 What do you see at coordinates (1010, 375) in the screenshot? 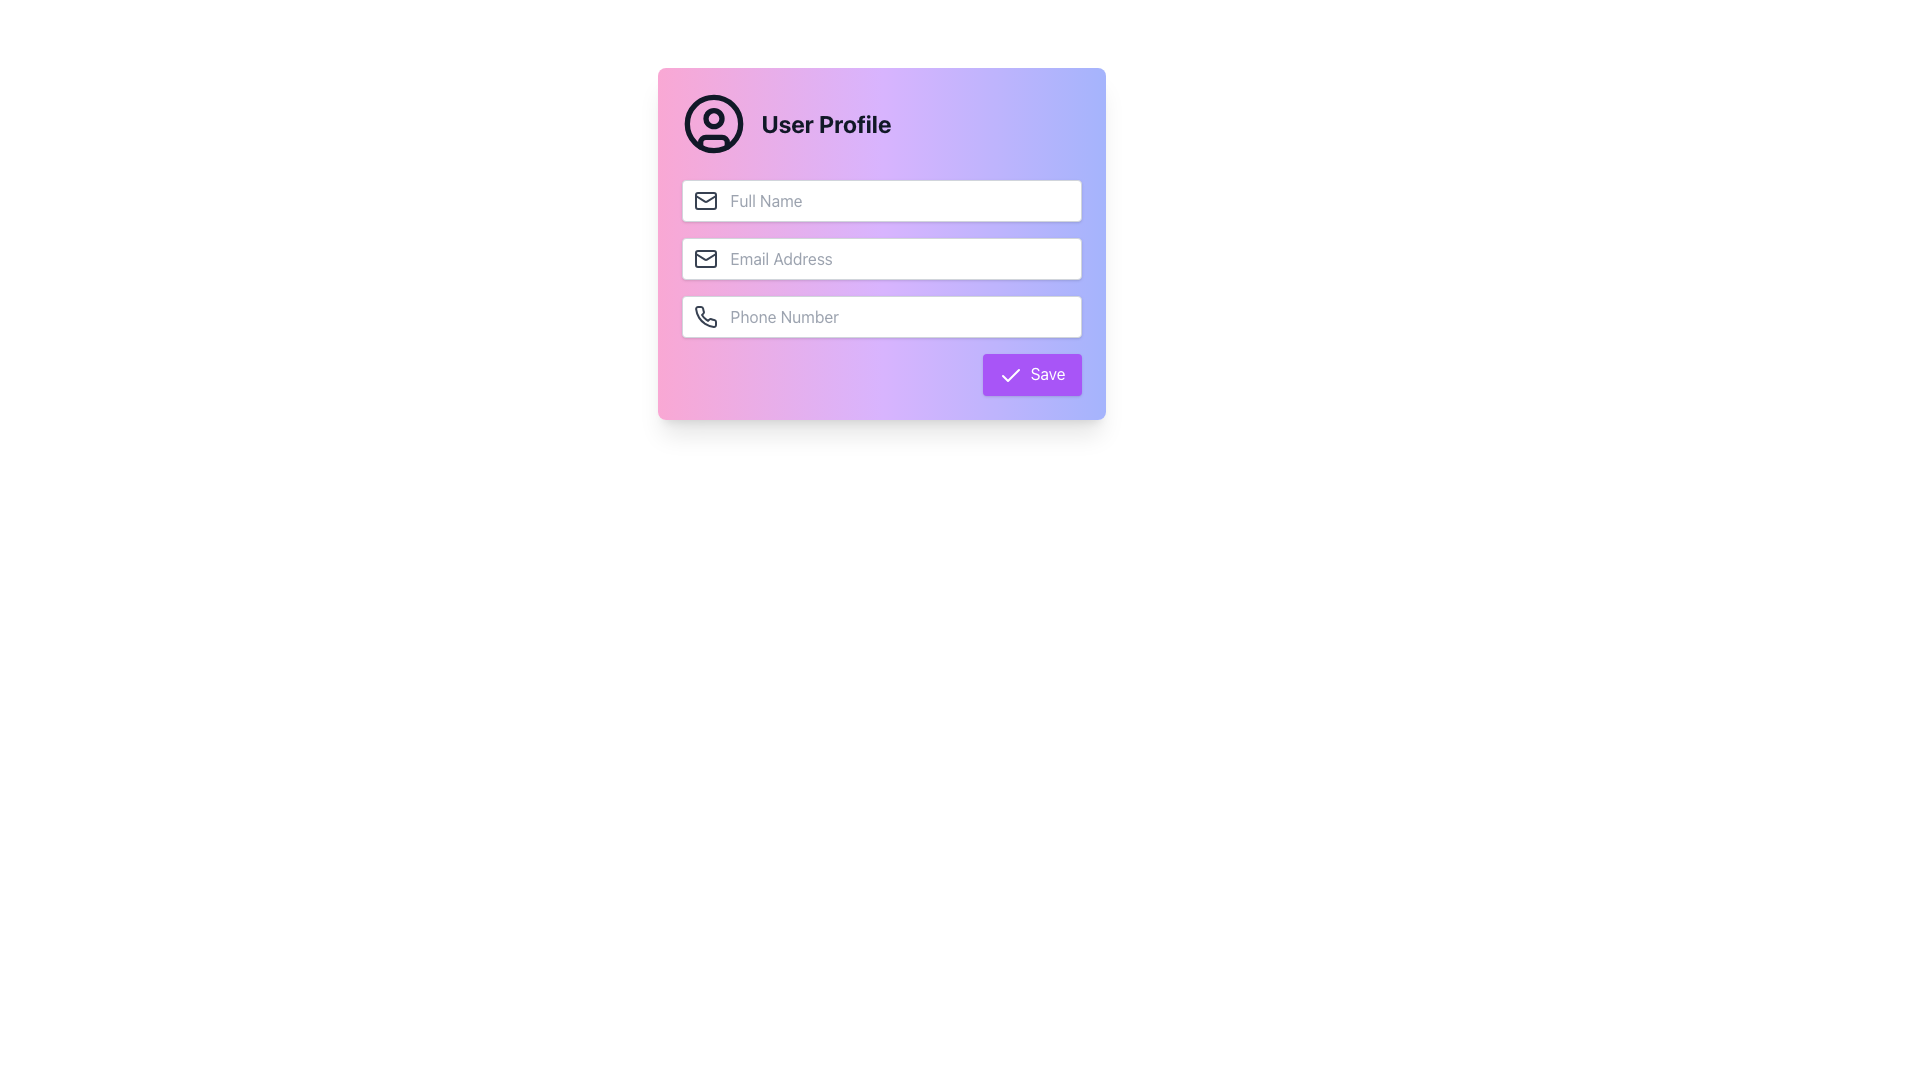
I see `the checkmark icon that visually confirms the save action, located in the bottom-right section of the user profile form` at bounding box center [1010, 375].